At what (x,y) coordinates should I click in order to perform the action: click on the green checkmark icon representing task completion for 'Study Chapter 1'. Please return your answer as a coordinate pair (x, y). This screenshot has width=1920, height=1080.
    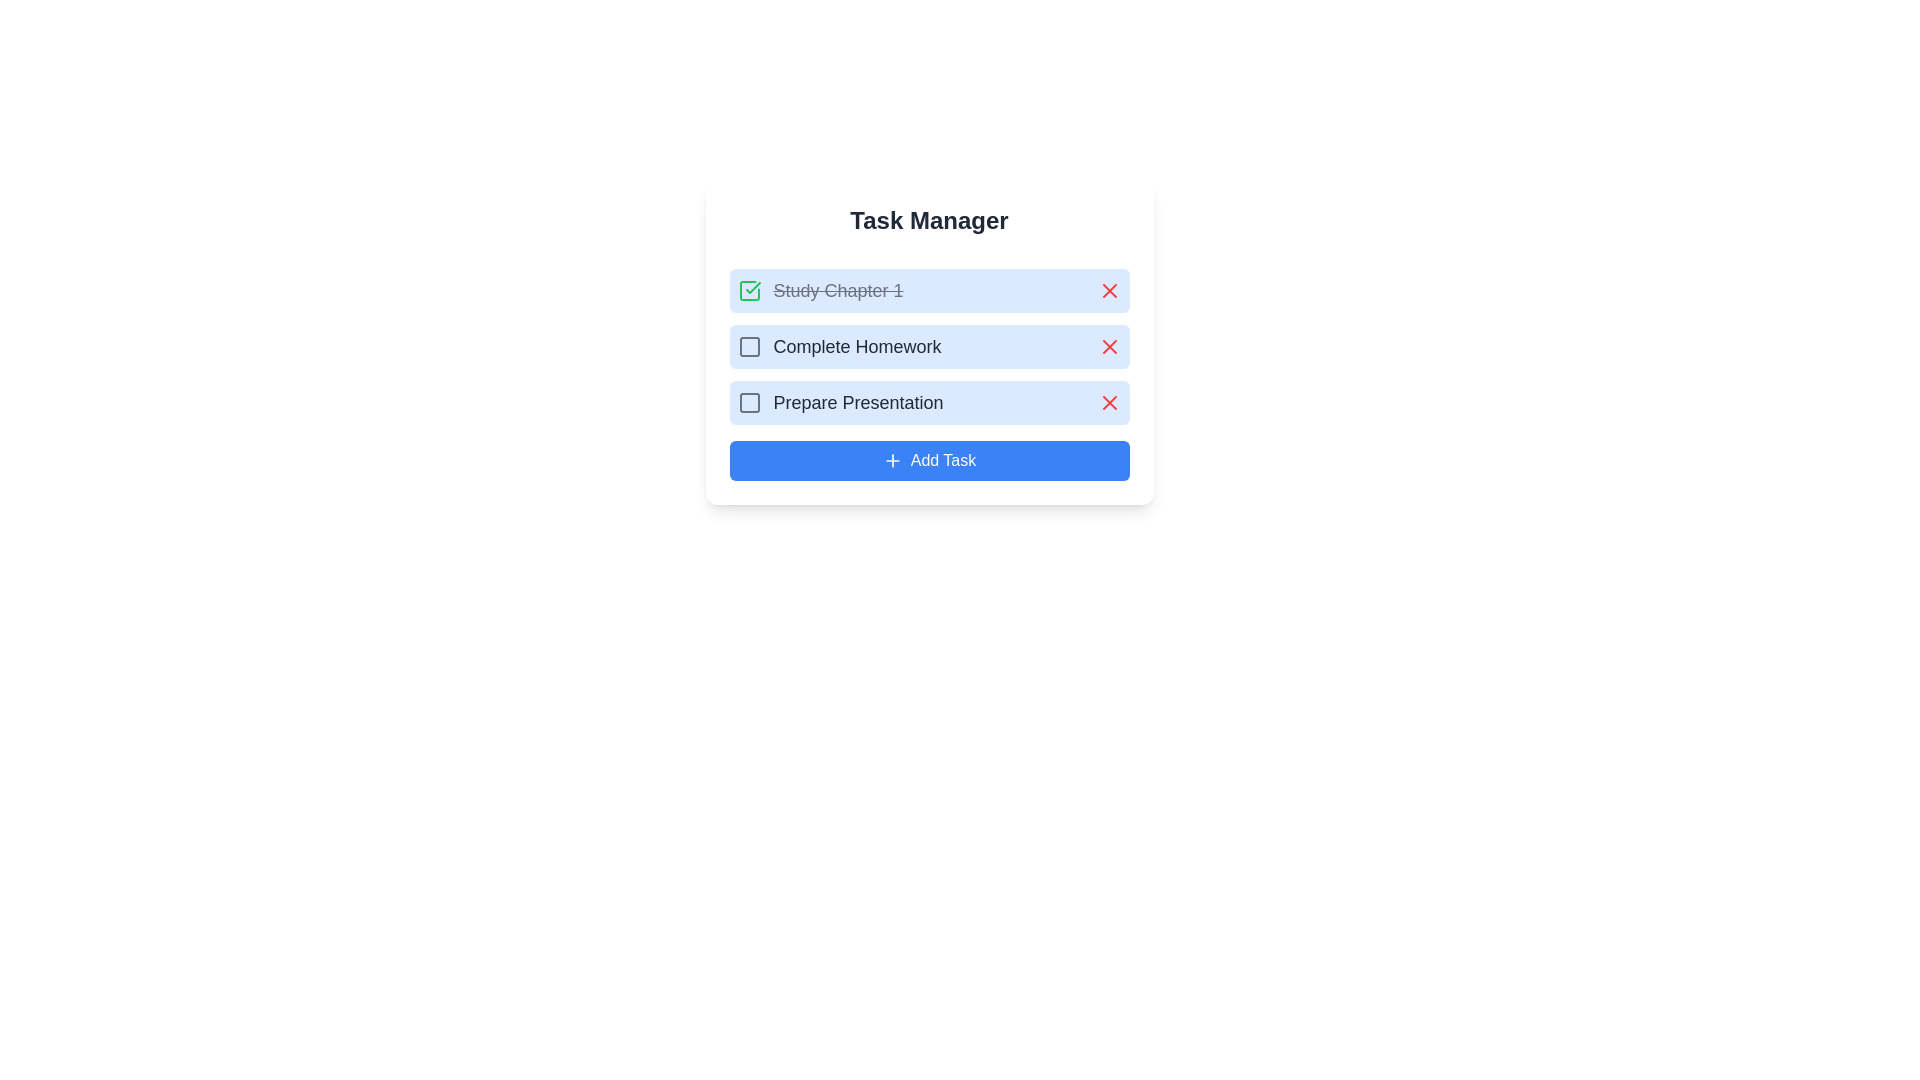
    Looking at the image, I should click on (752, 288).